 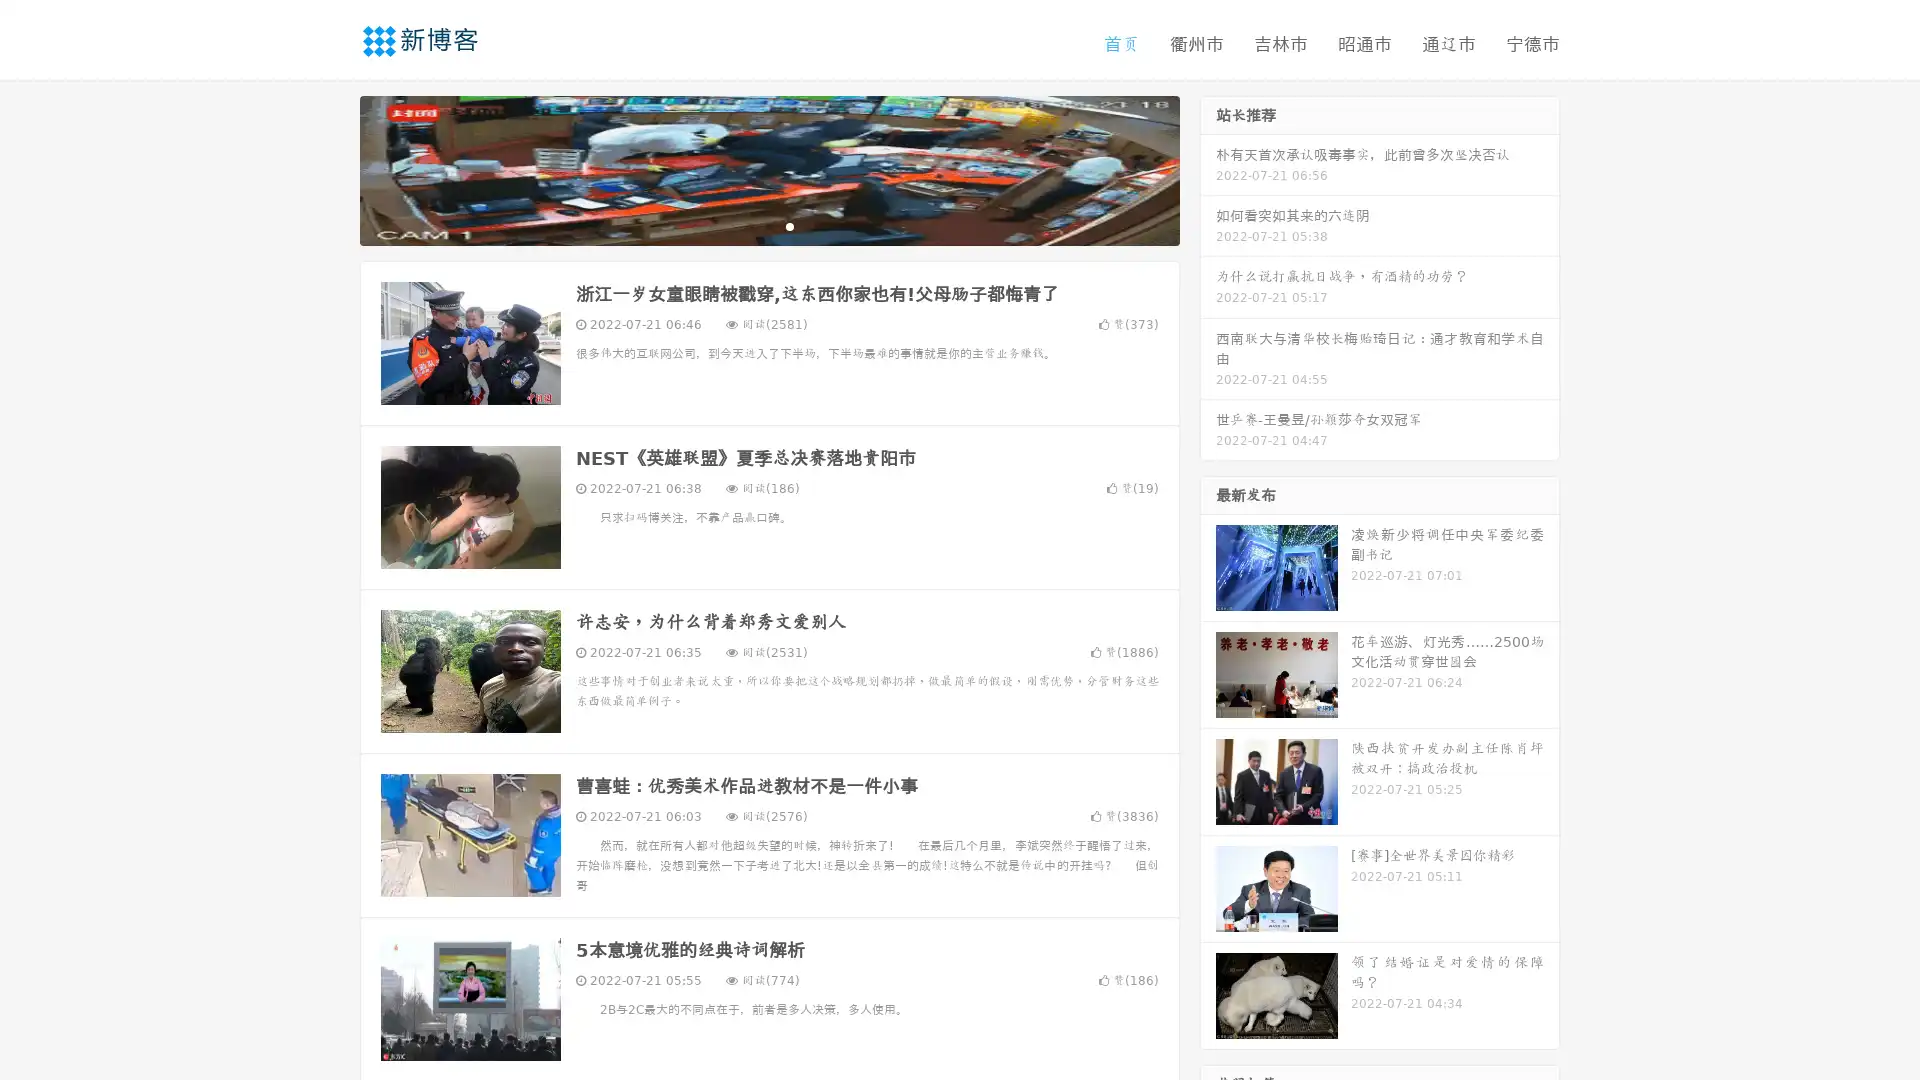 What do you see at coordinates (789, 225) in the screenshot?
I see `Go to slide 3` at bounding box center [789, 225].